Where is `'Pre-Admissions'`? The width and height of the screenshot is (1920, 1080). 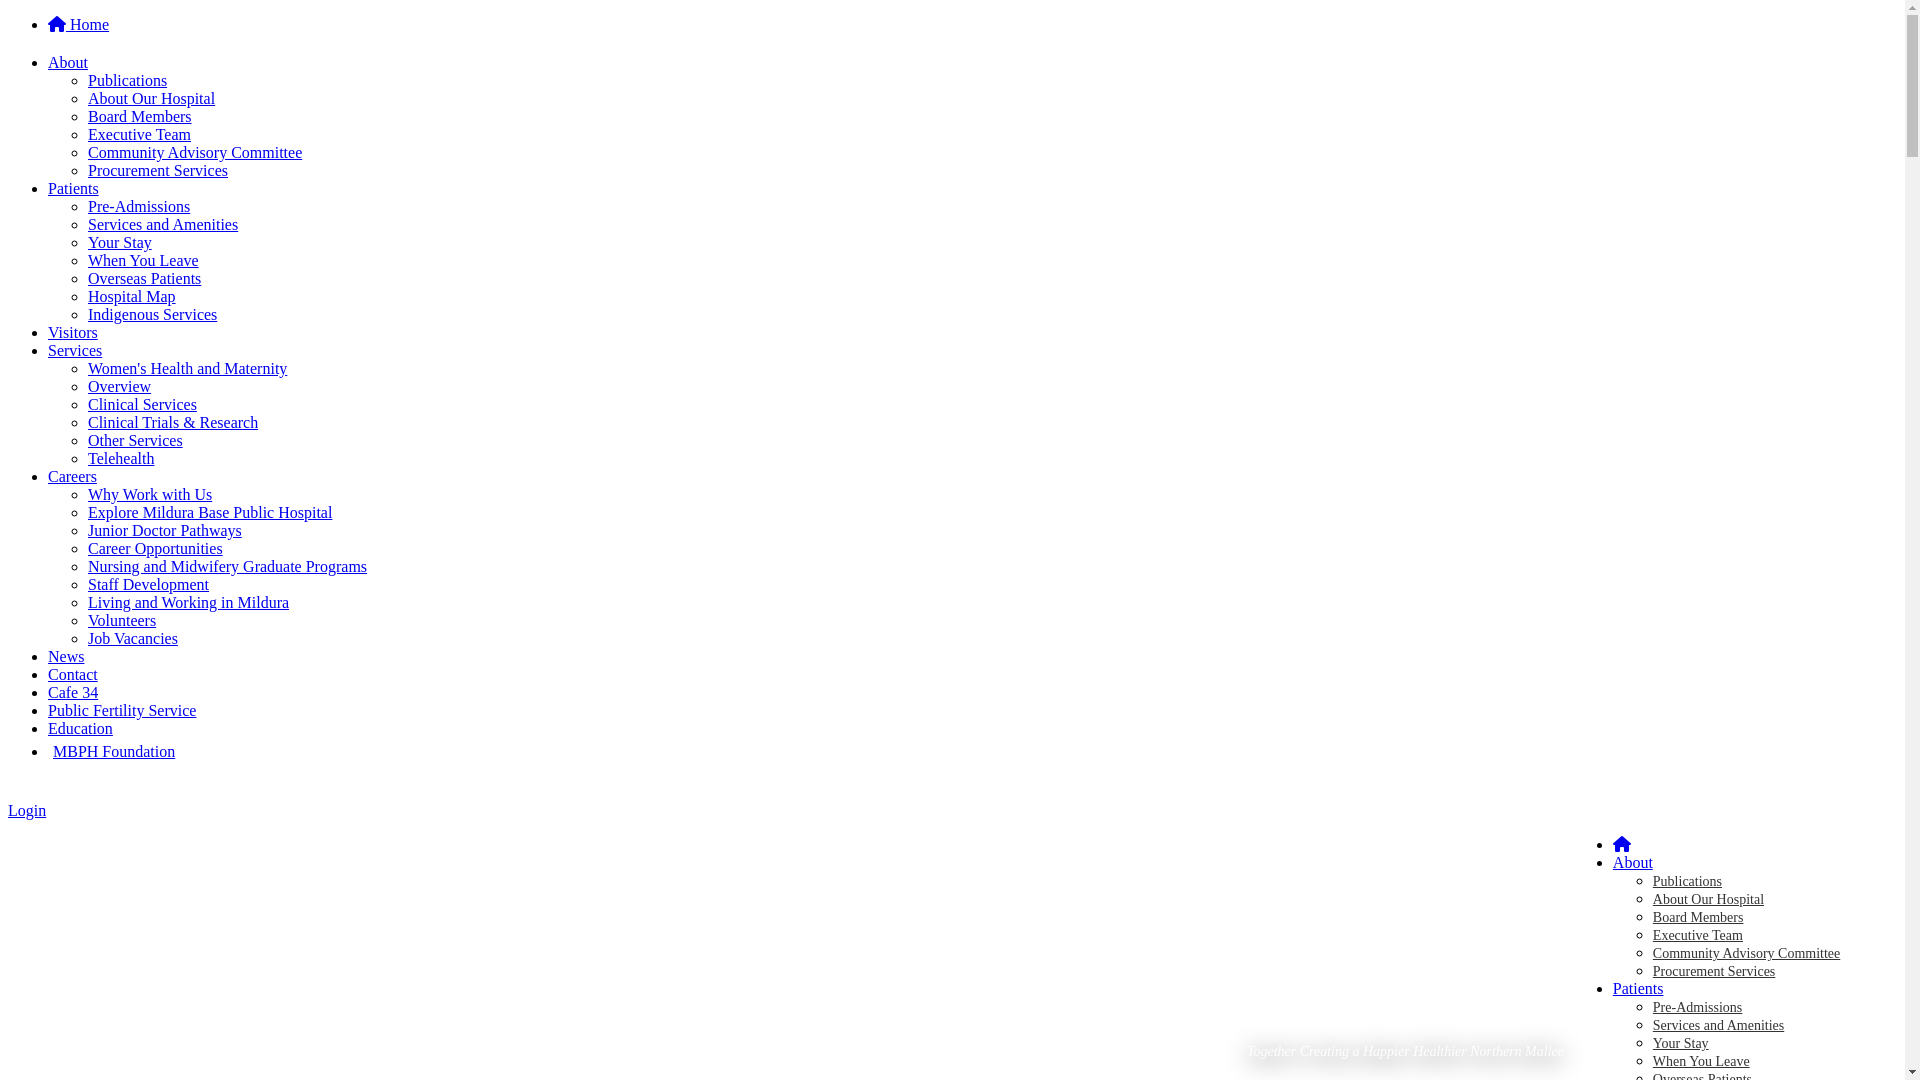
'Pre-Admissions' is located at coordinates (1696, 1007).